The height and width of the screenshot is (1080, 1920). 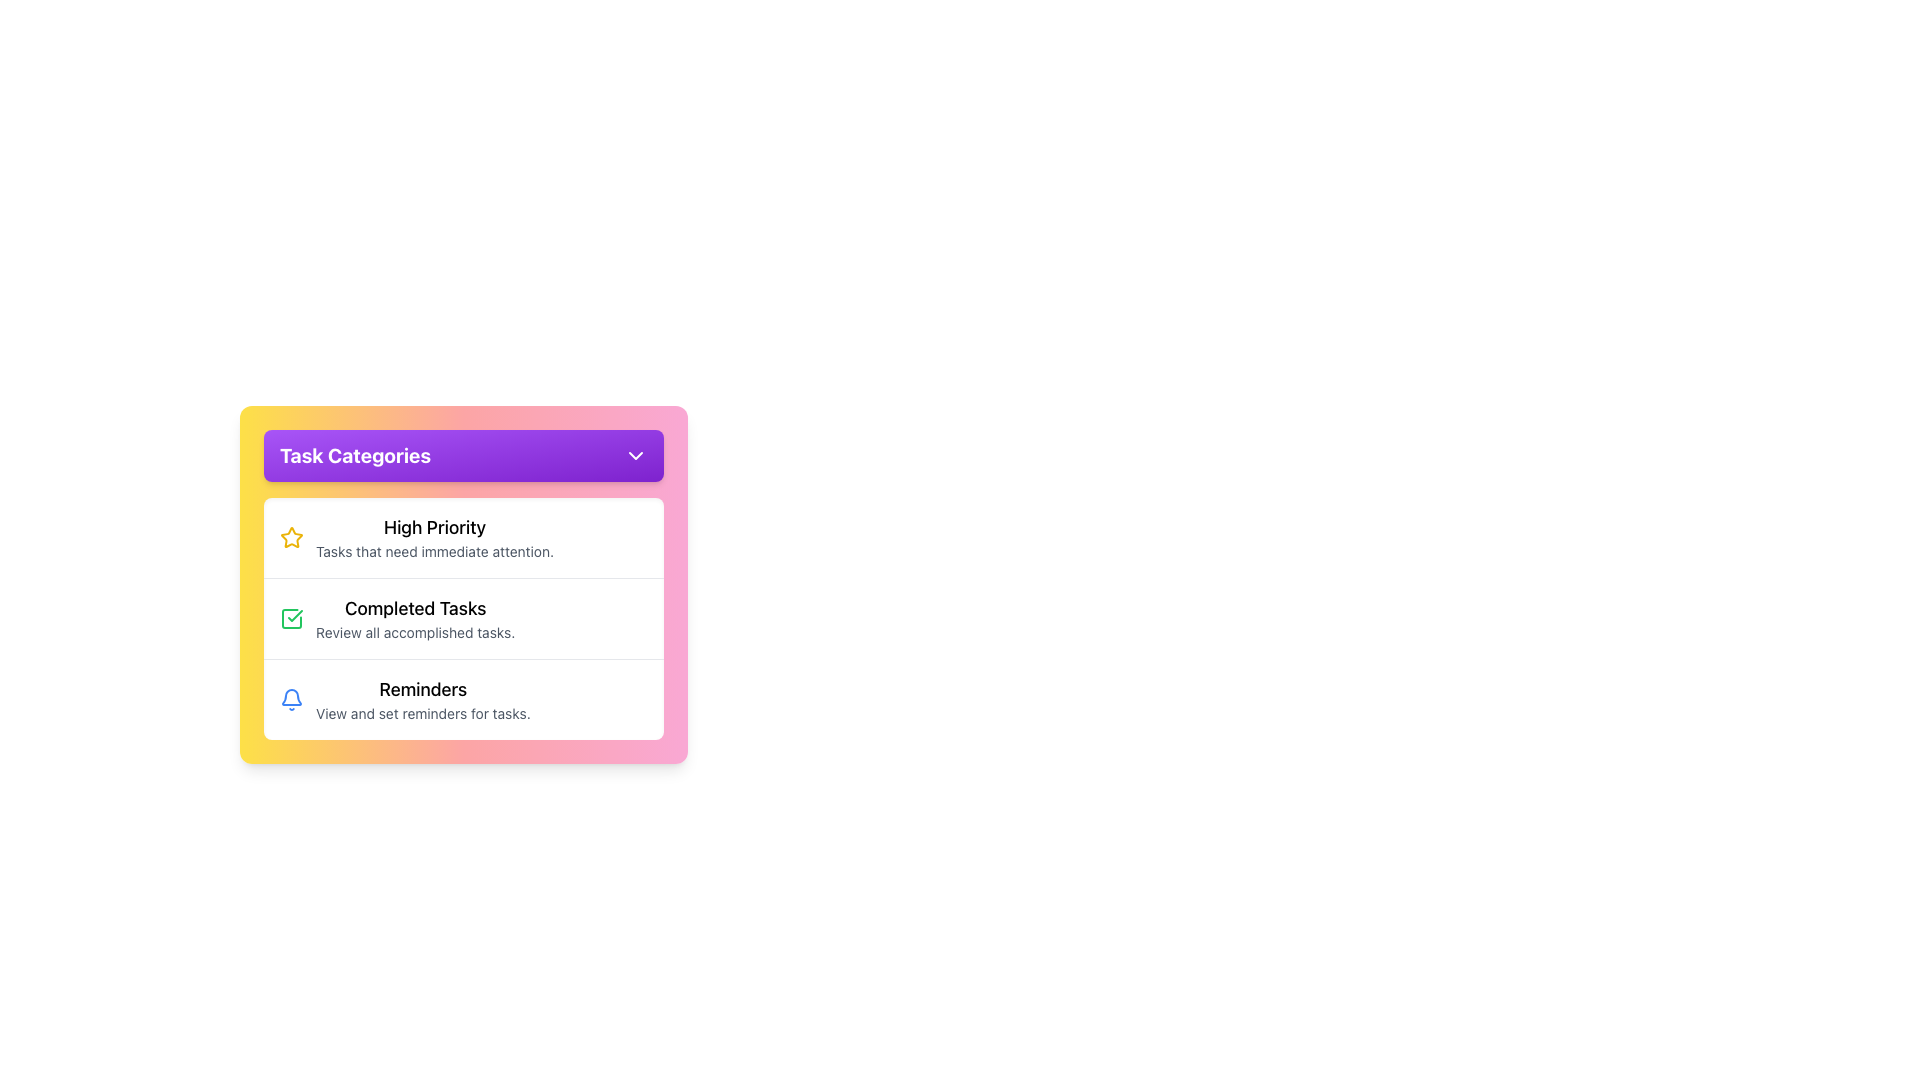 I want to click on the Text Display element, which is the second item in the list under 'Task Categories', positioned below 'High Priority' and above 'Reminders', so click(x=414, y=617).